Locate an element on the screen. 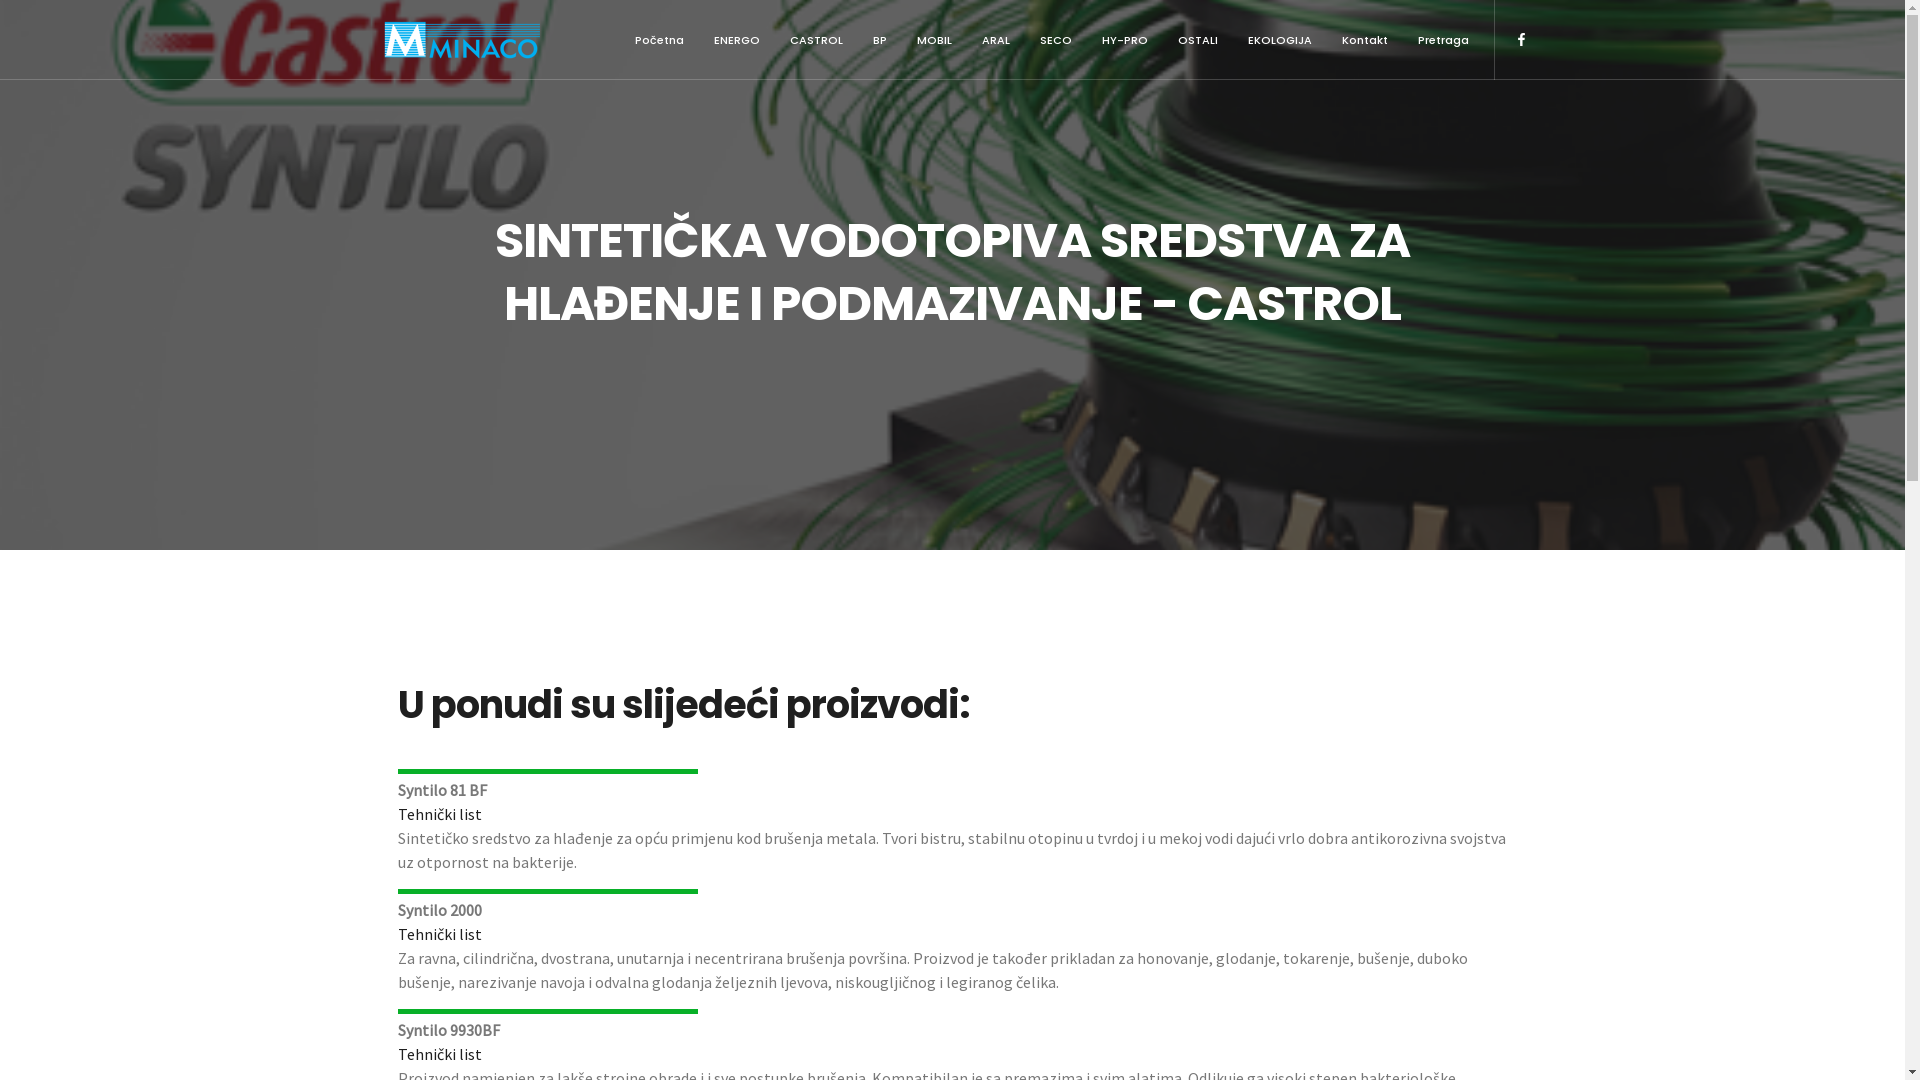 The height and width of the screenshot is (1080, 1920). 'Pretraga' is located at coordinates (1400, 39).